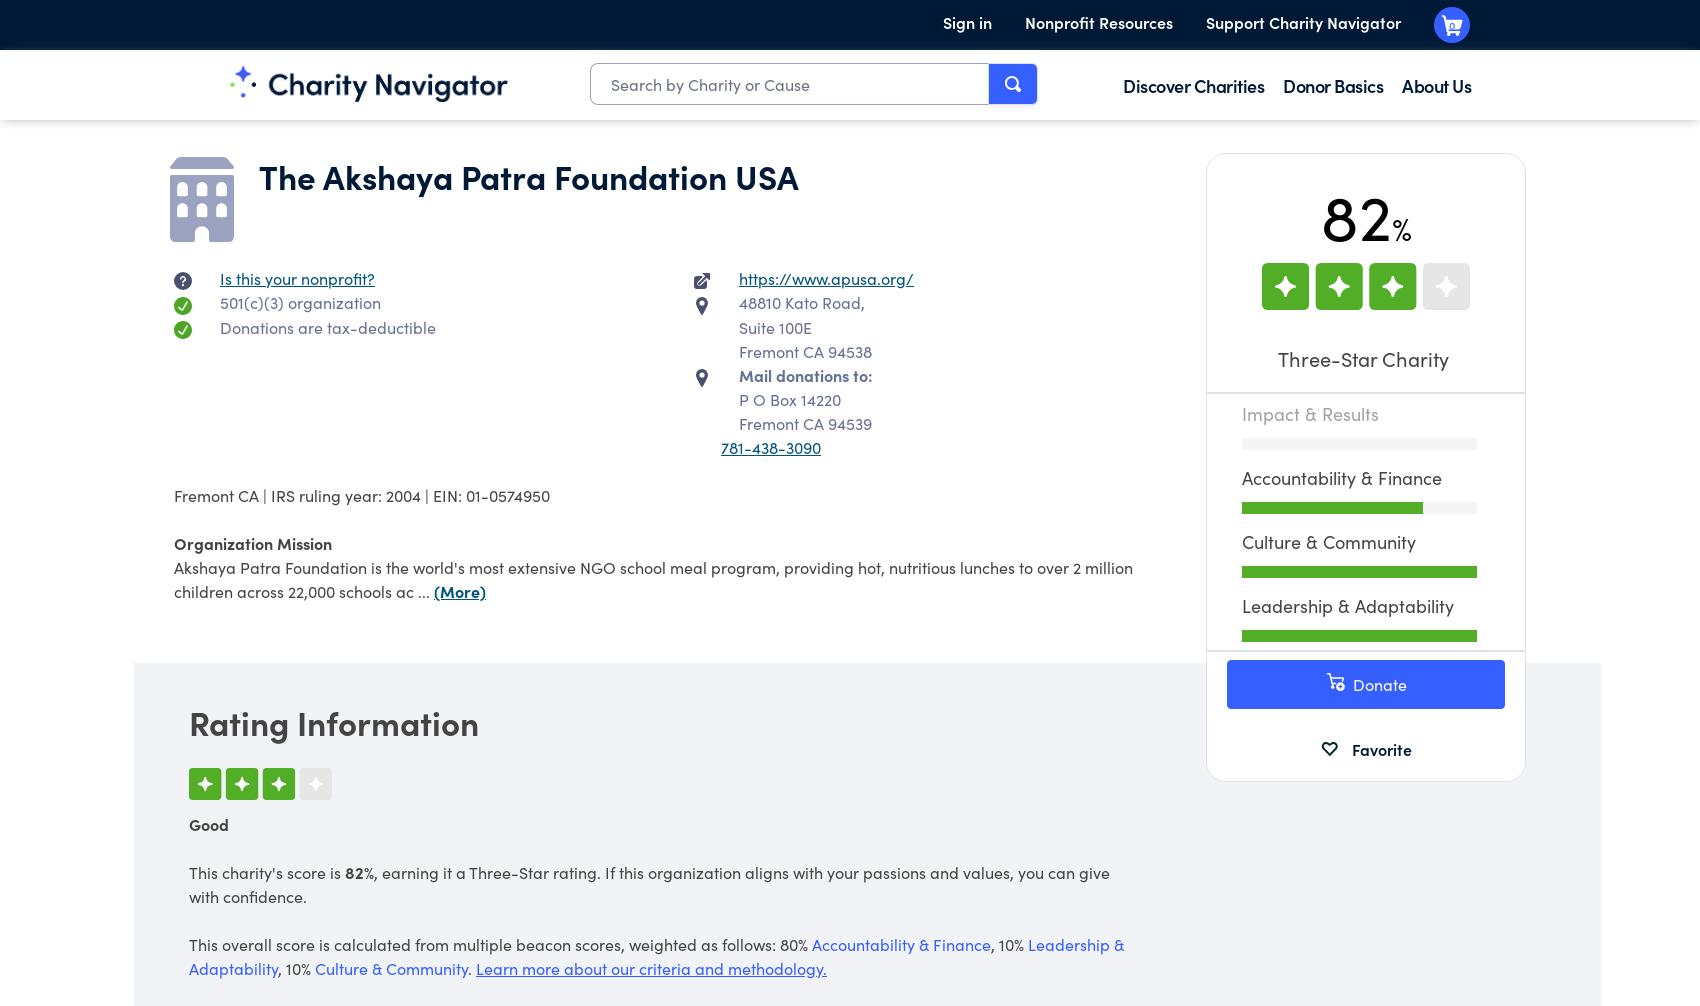 This screenshot has height=1006, width=1700. What do you see at coordinates (804, 373) in the screenshot?
I see `'Mail donations to:'` at bounding box center [804, 373].